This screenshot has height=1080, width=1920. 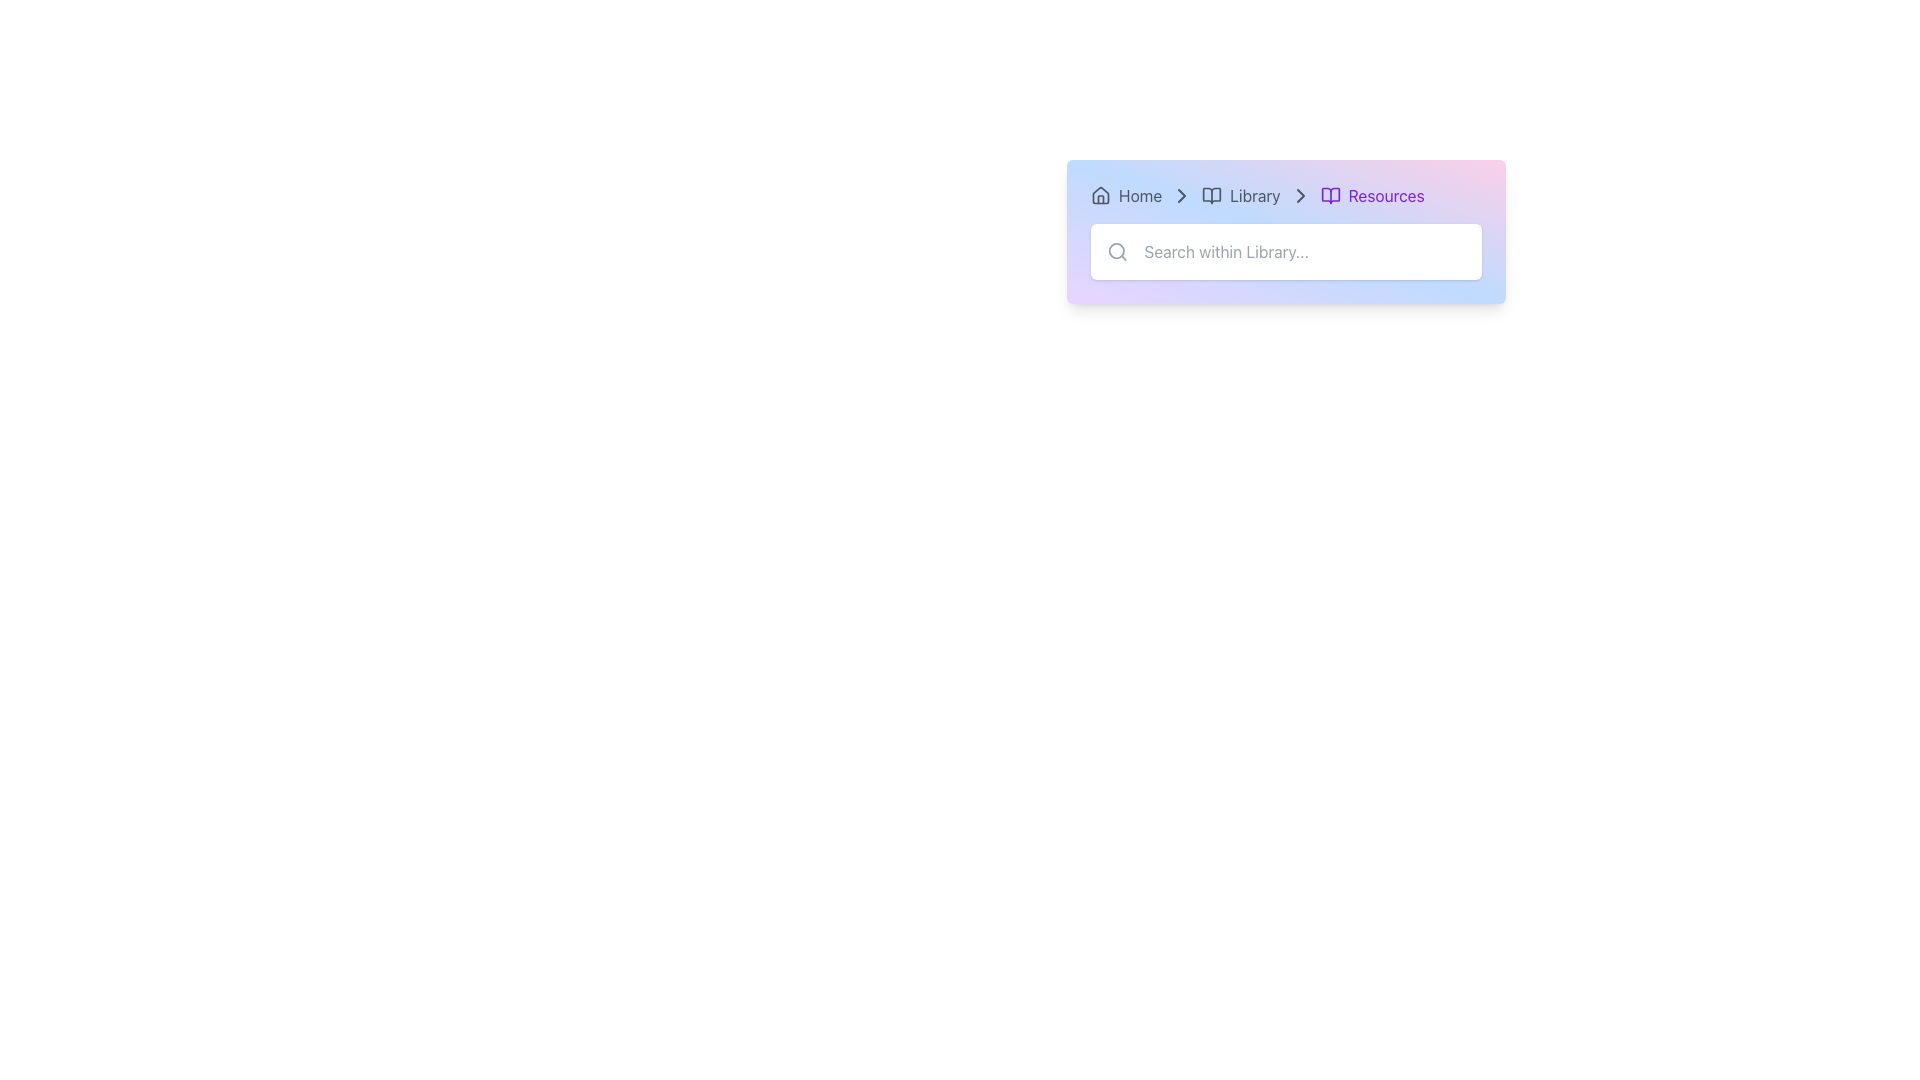 What do you see at coordinates (1385, 196) in the screenshot?
I see `the 'Resources' text label in the breadcrumb navigation bar` at bounding box center [1385, 196].